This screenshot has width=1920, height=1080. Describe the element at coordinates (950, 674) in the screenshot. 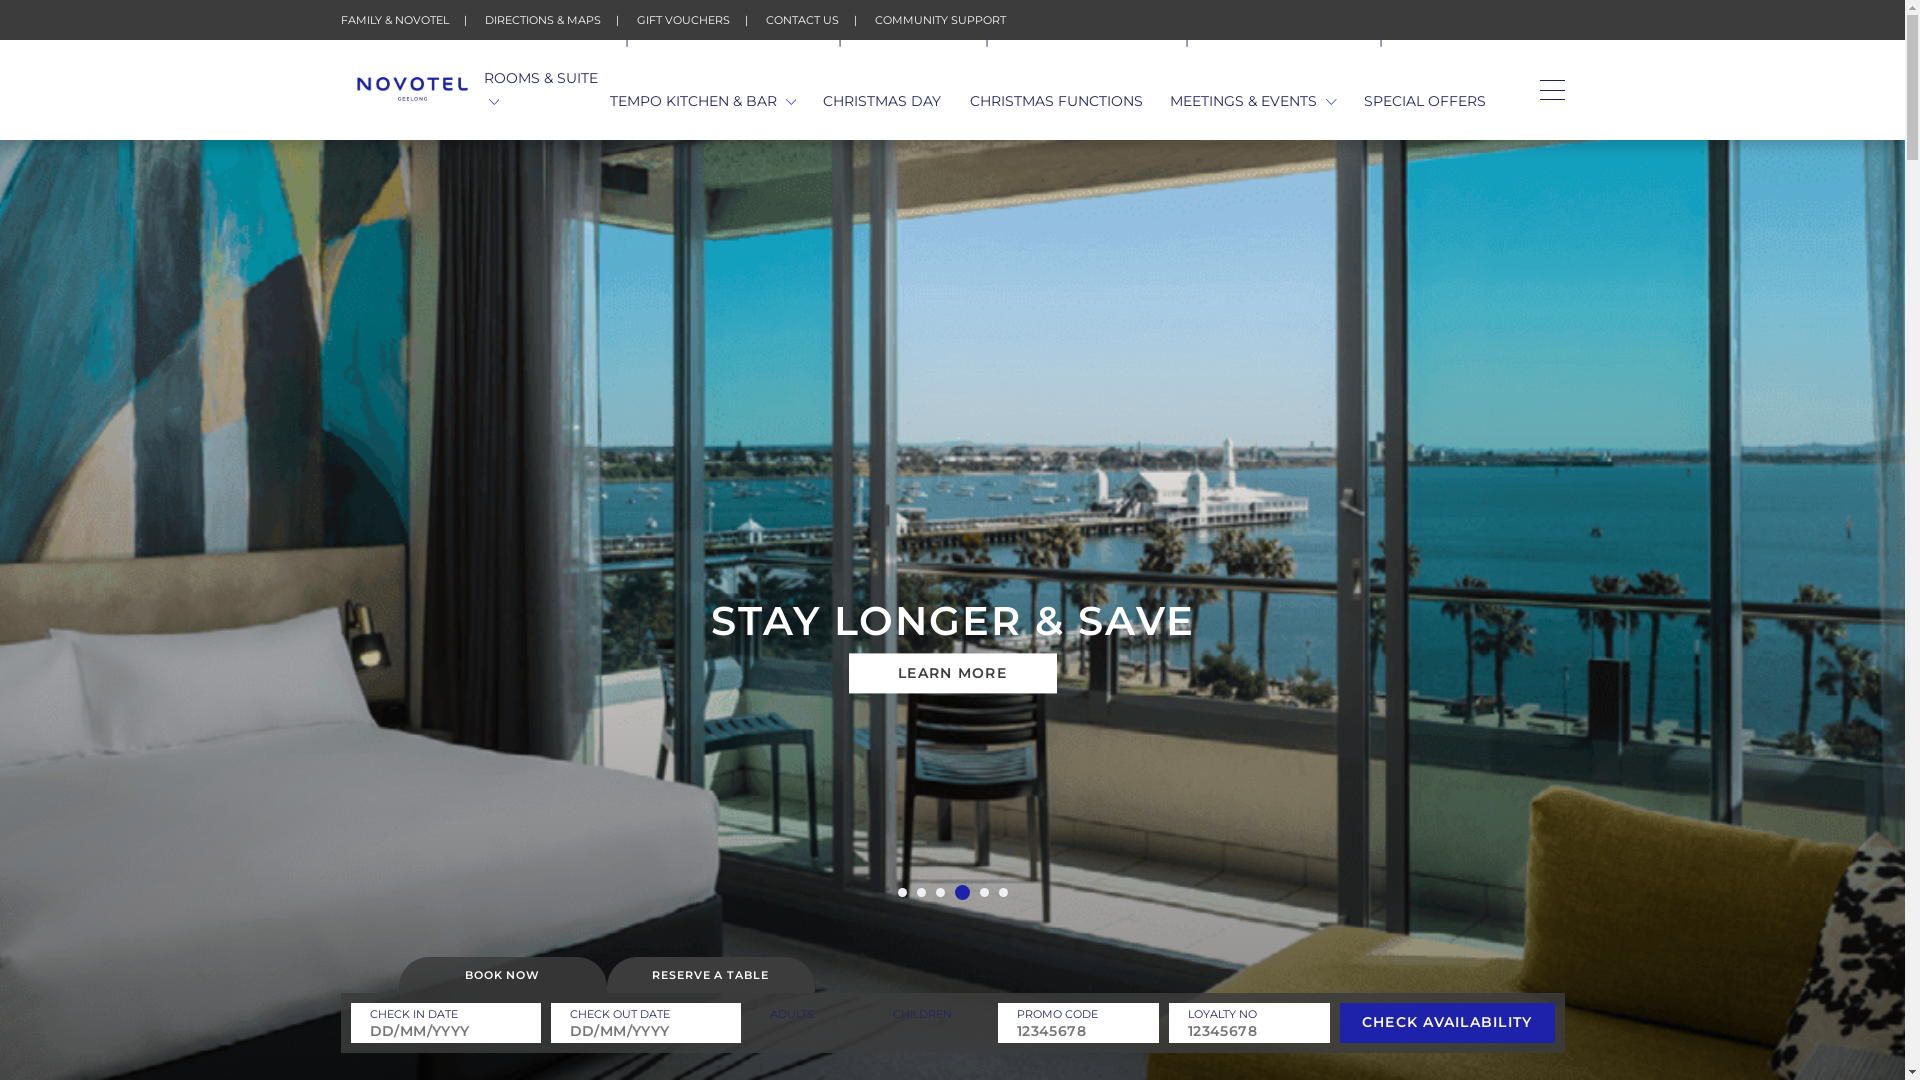

I see `'LEARN MORE'` at that location.